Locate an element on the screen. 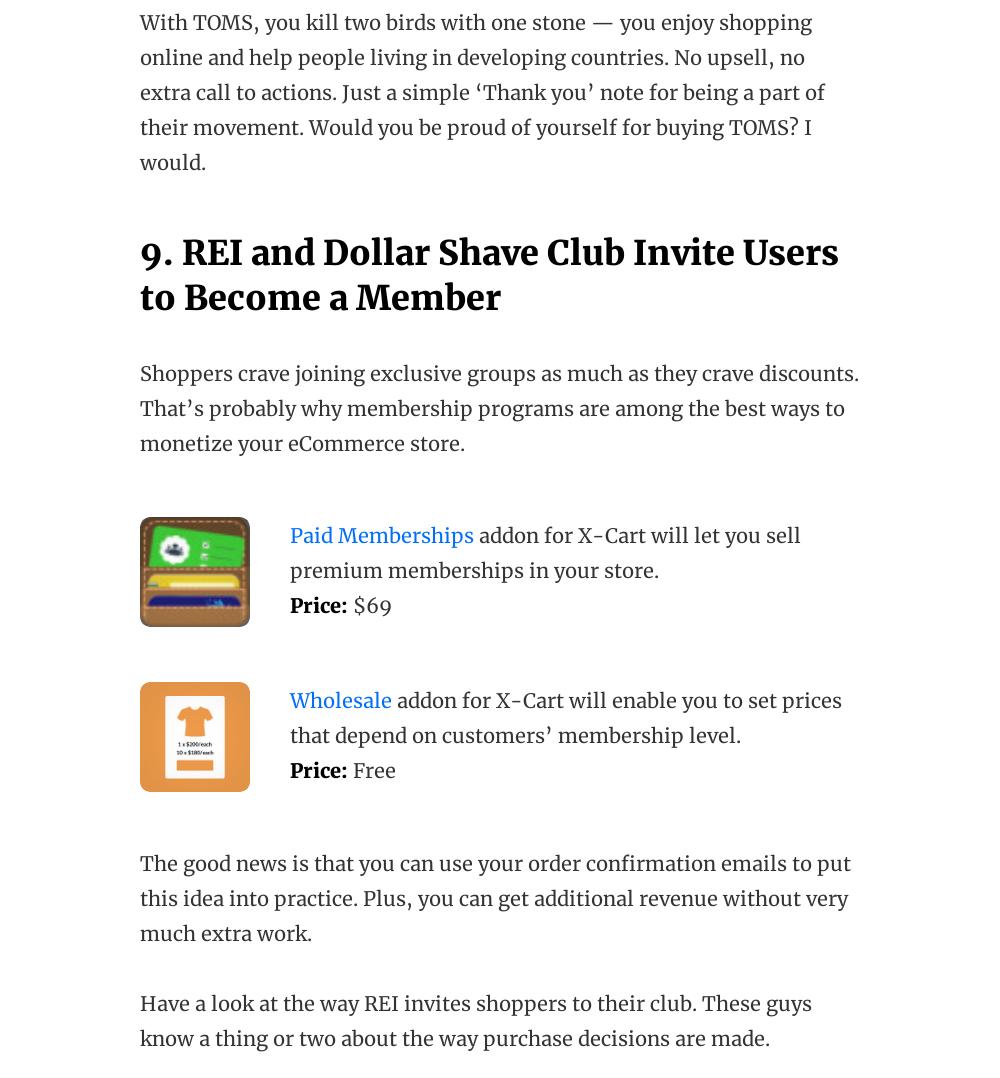  '$69' is located at coordinates (369, 605).